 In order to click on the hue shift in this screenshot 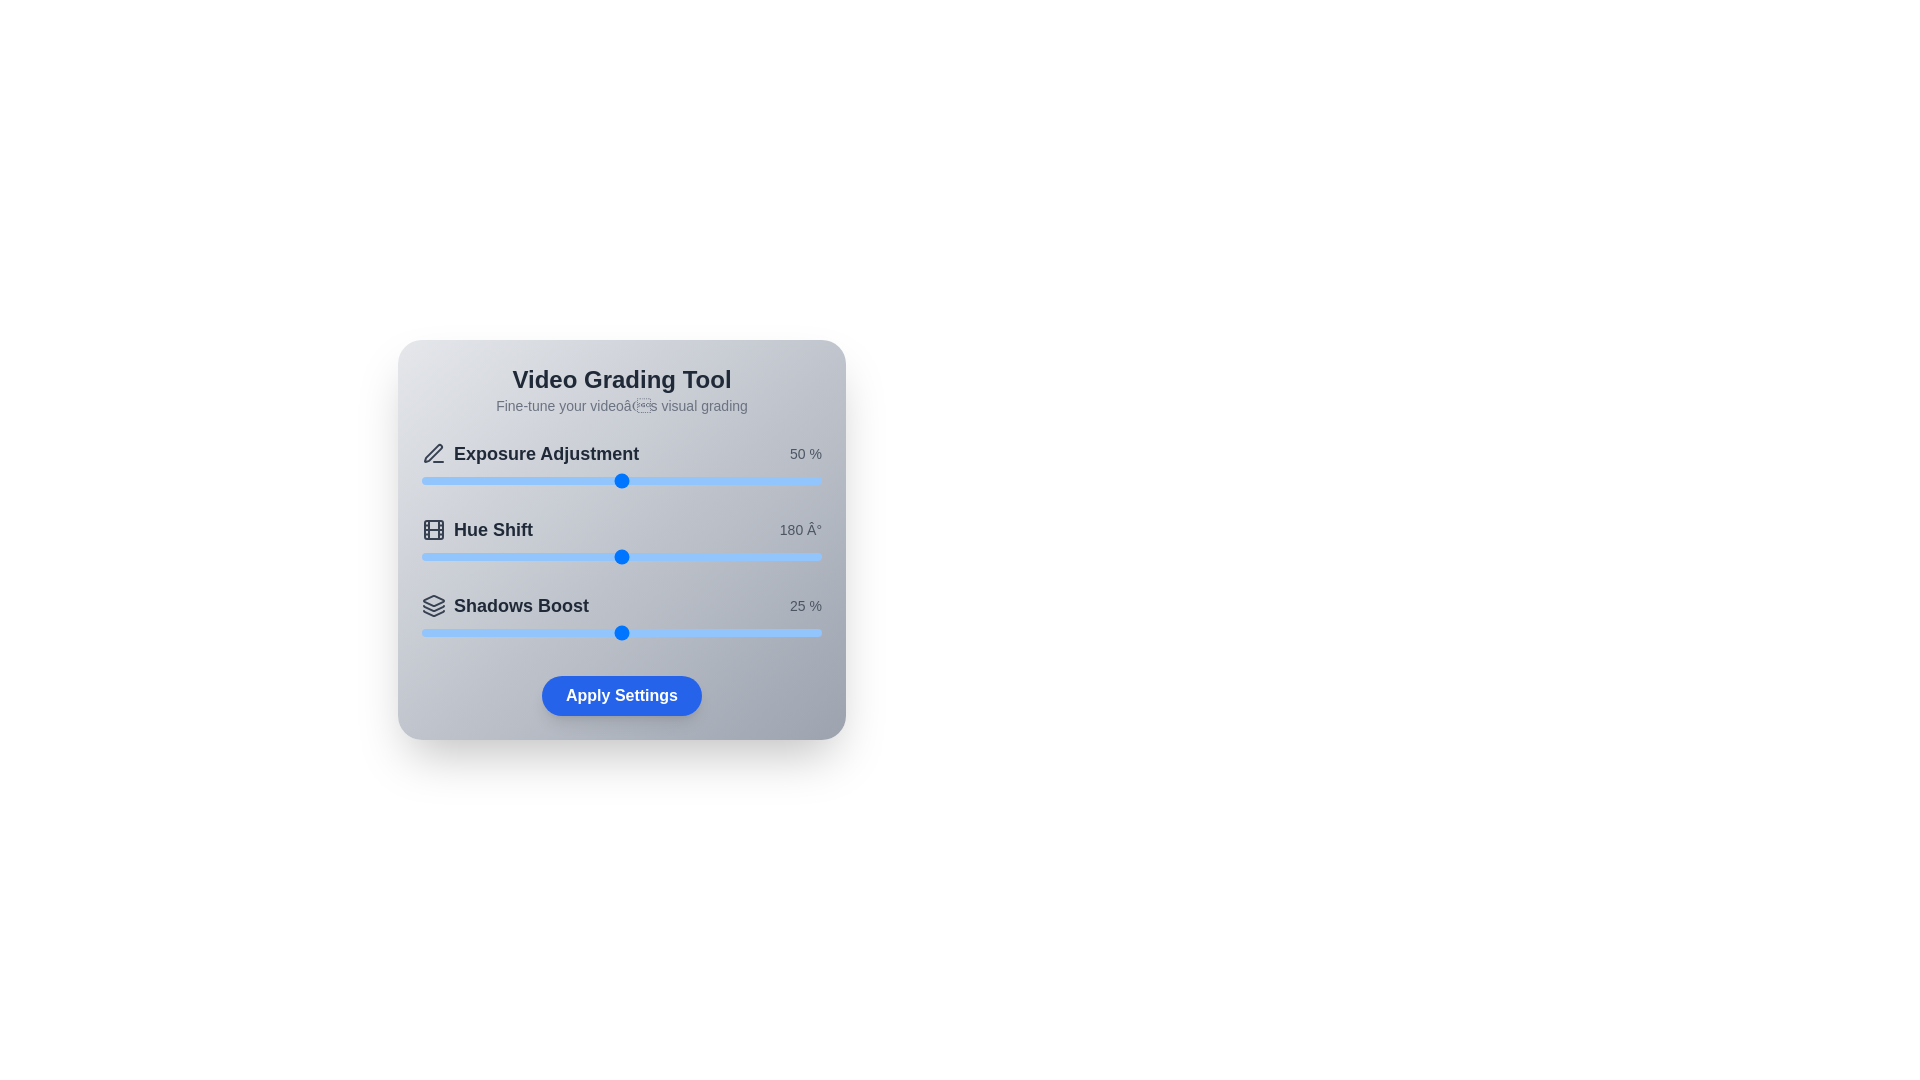, I will do `click(549, 556)`.